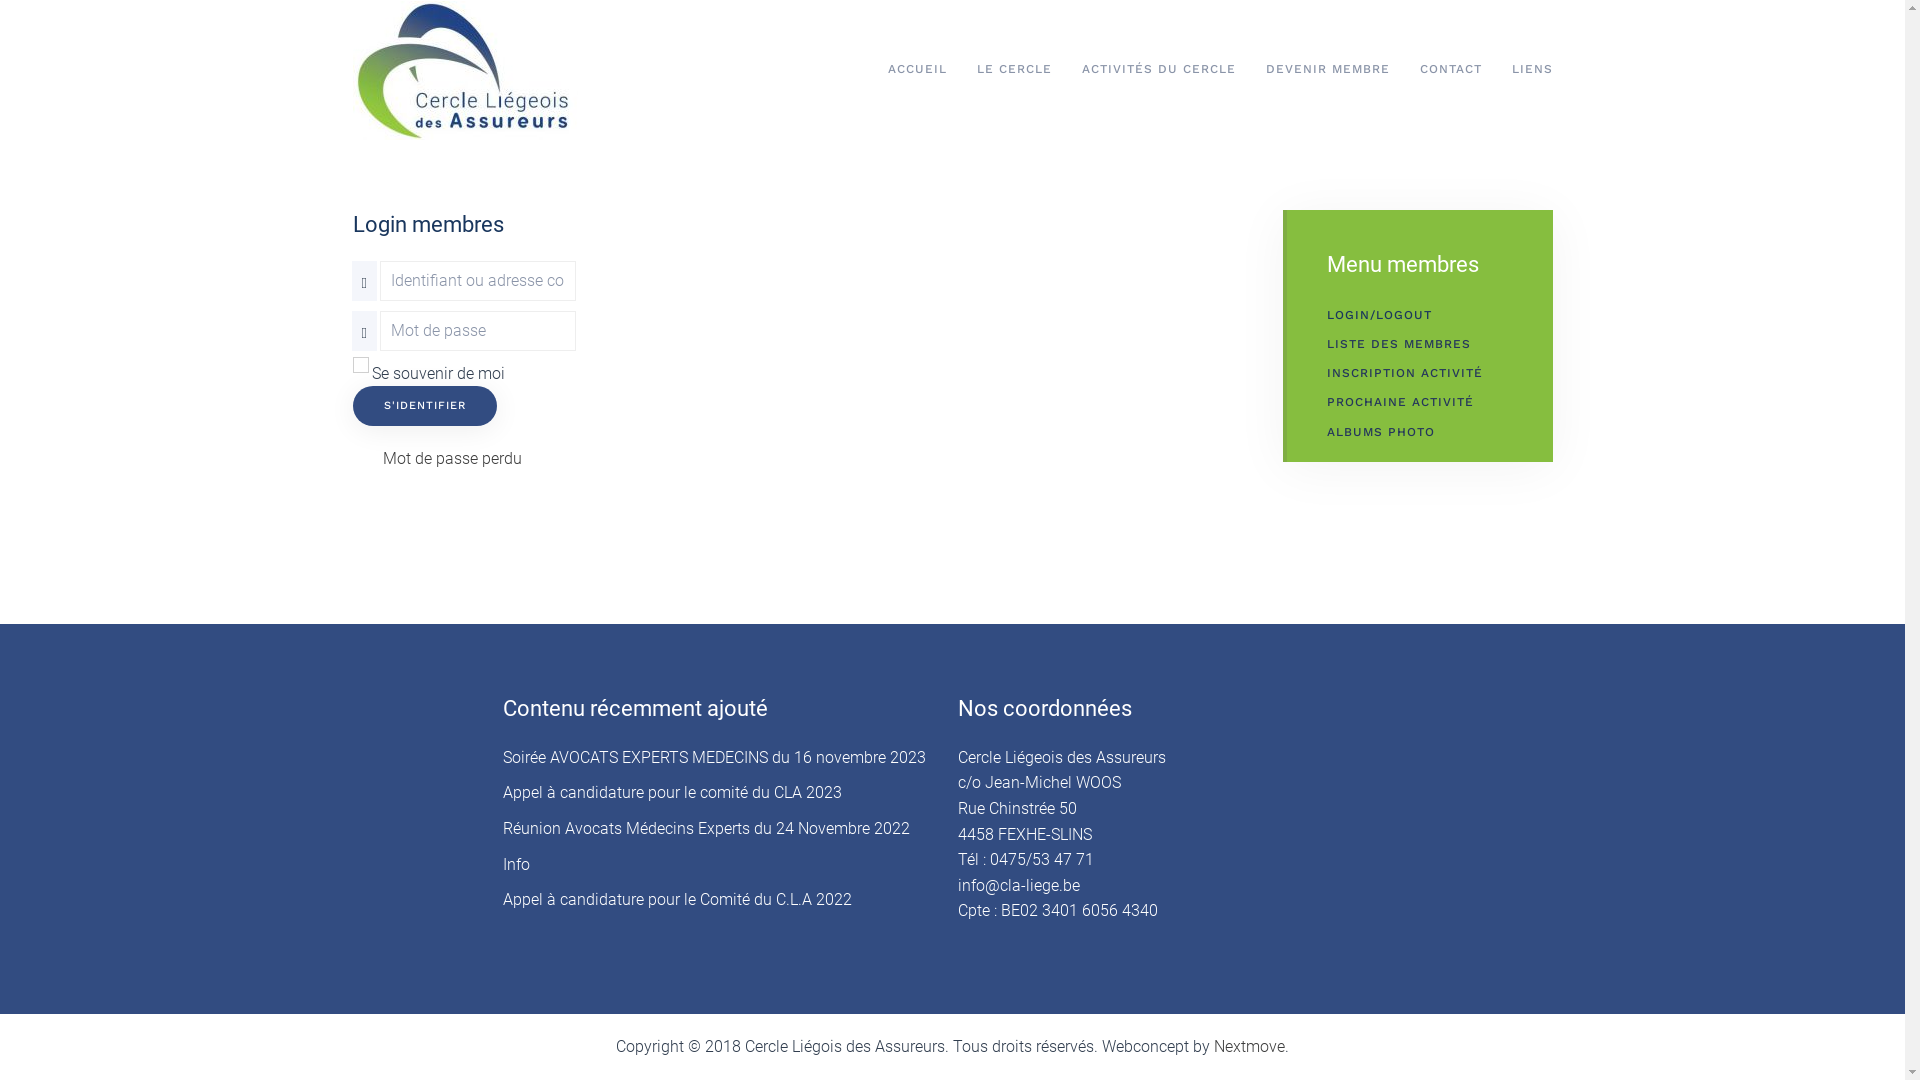 Image resolution: width=1920 pixels, height=1080 pixels. I want to click on 'Nextmove', so click(1248, 1045).